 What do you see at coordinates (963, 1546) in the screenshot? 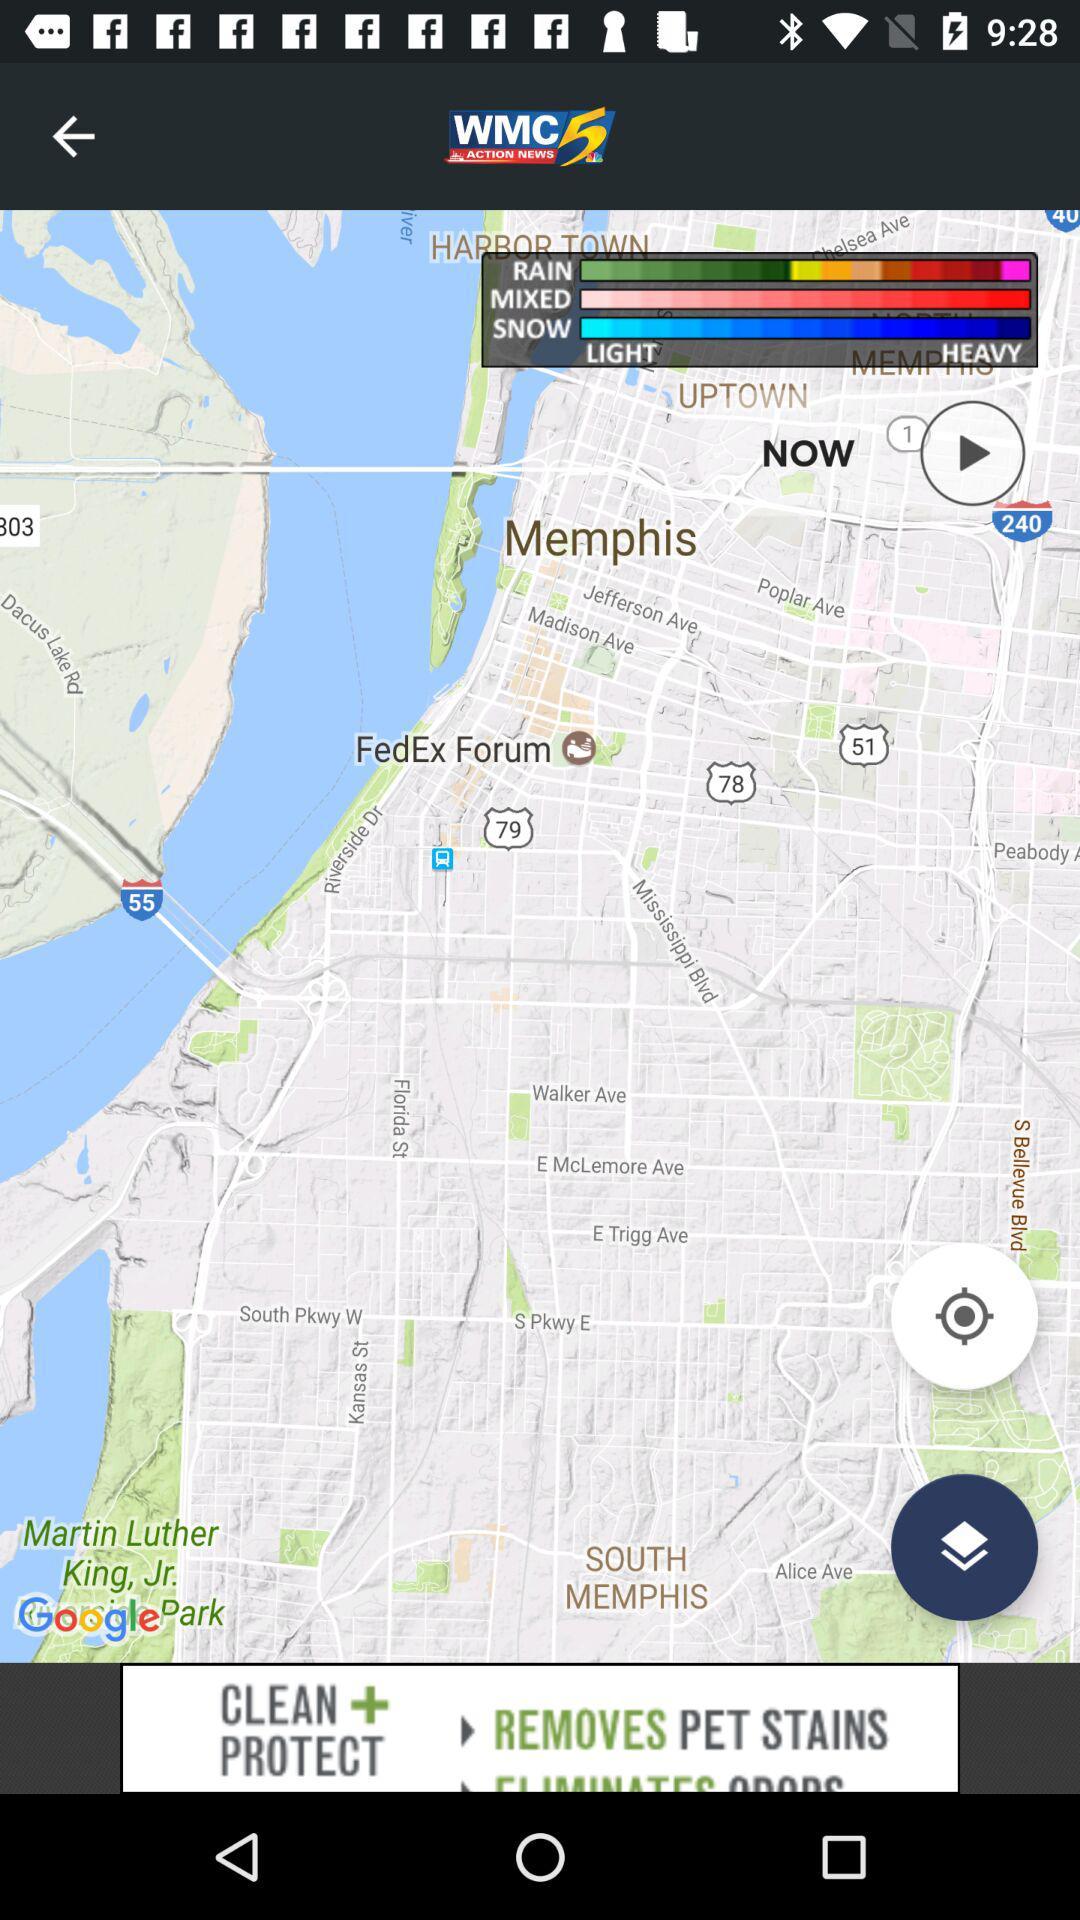
I see `the layers icon` at bounding box center [963, 1546].